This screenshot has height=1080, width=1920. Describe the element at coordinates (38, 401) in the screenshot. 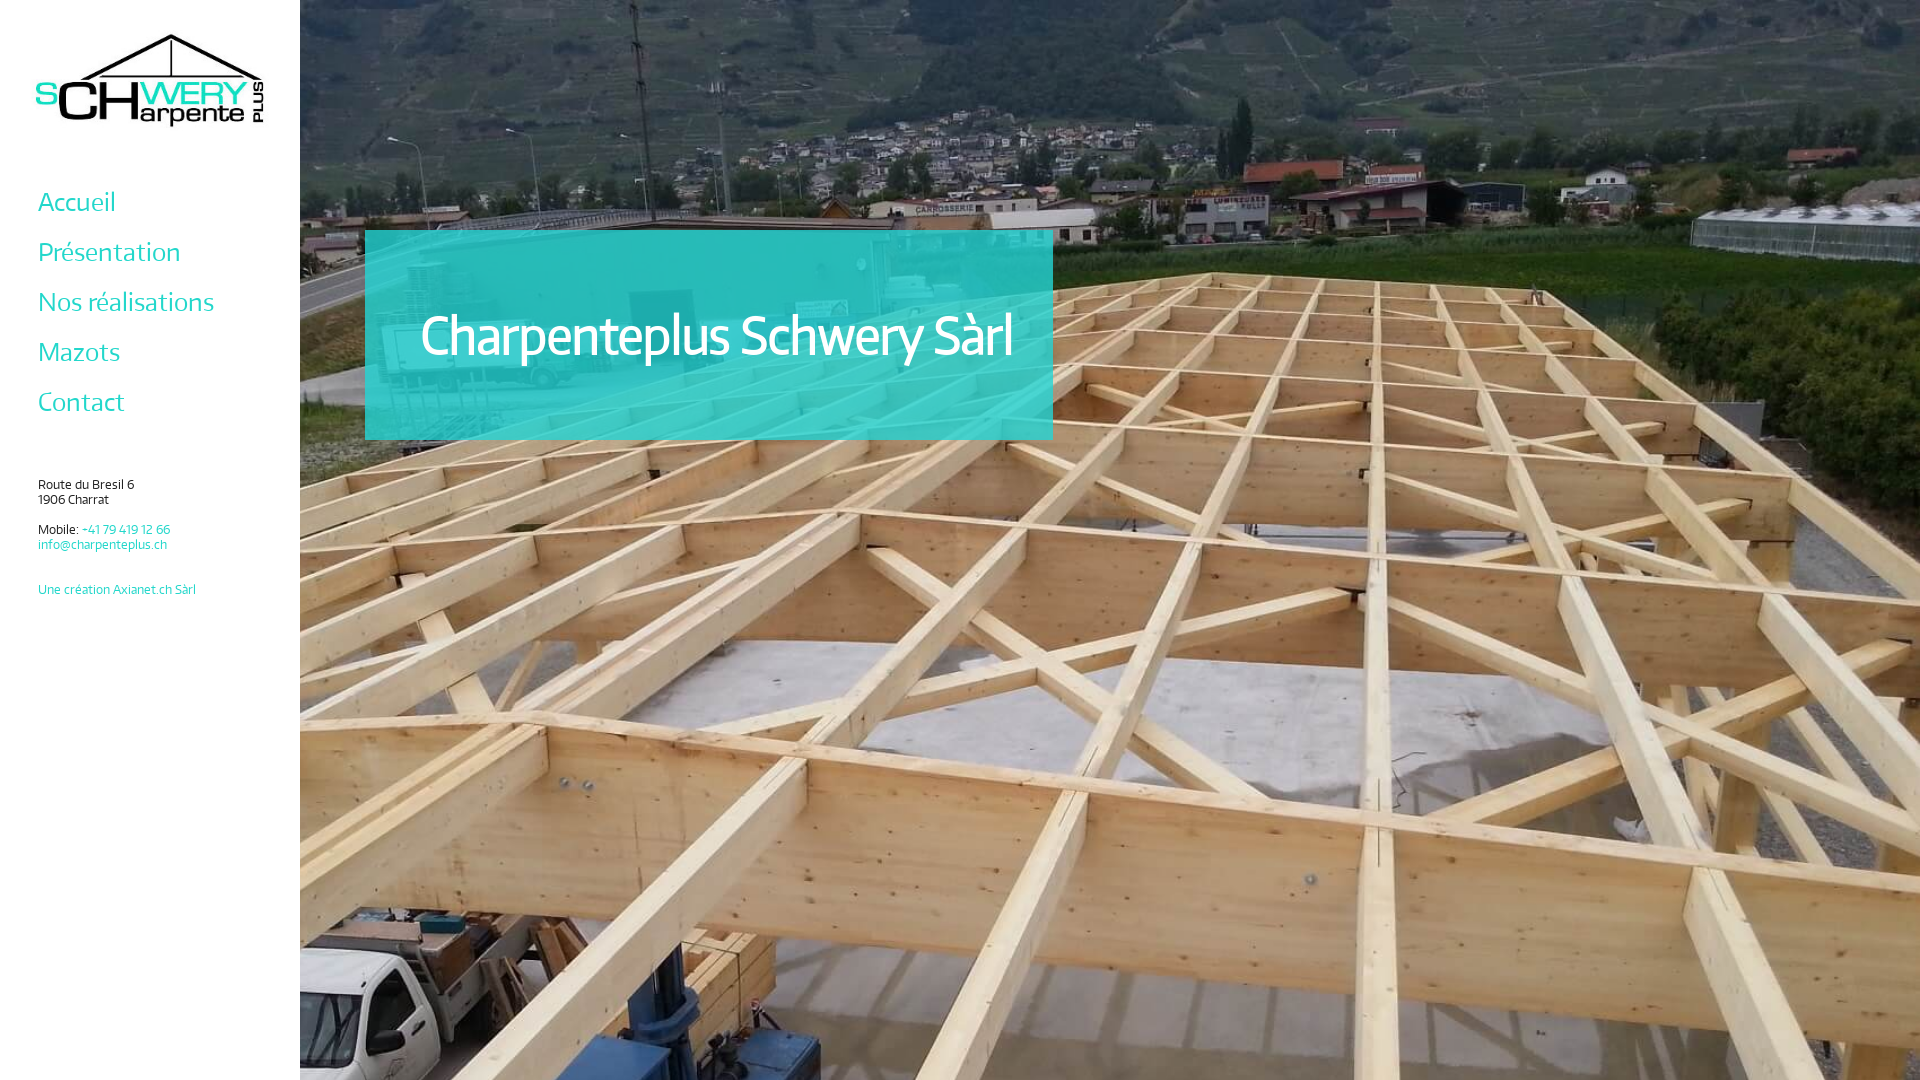

I see `'Contact'` at that location.